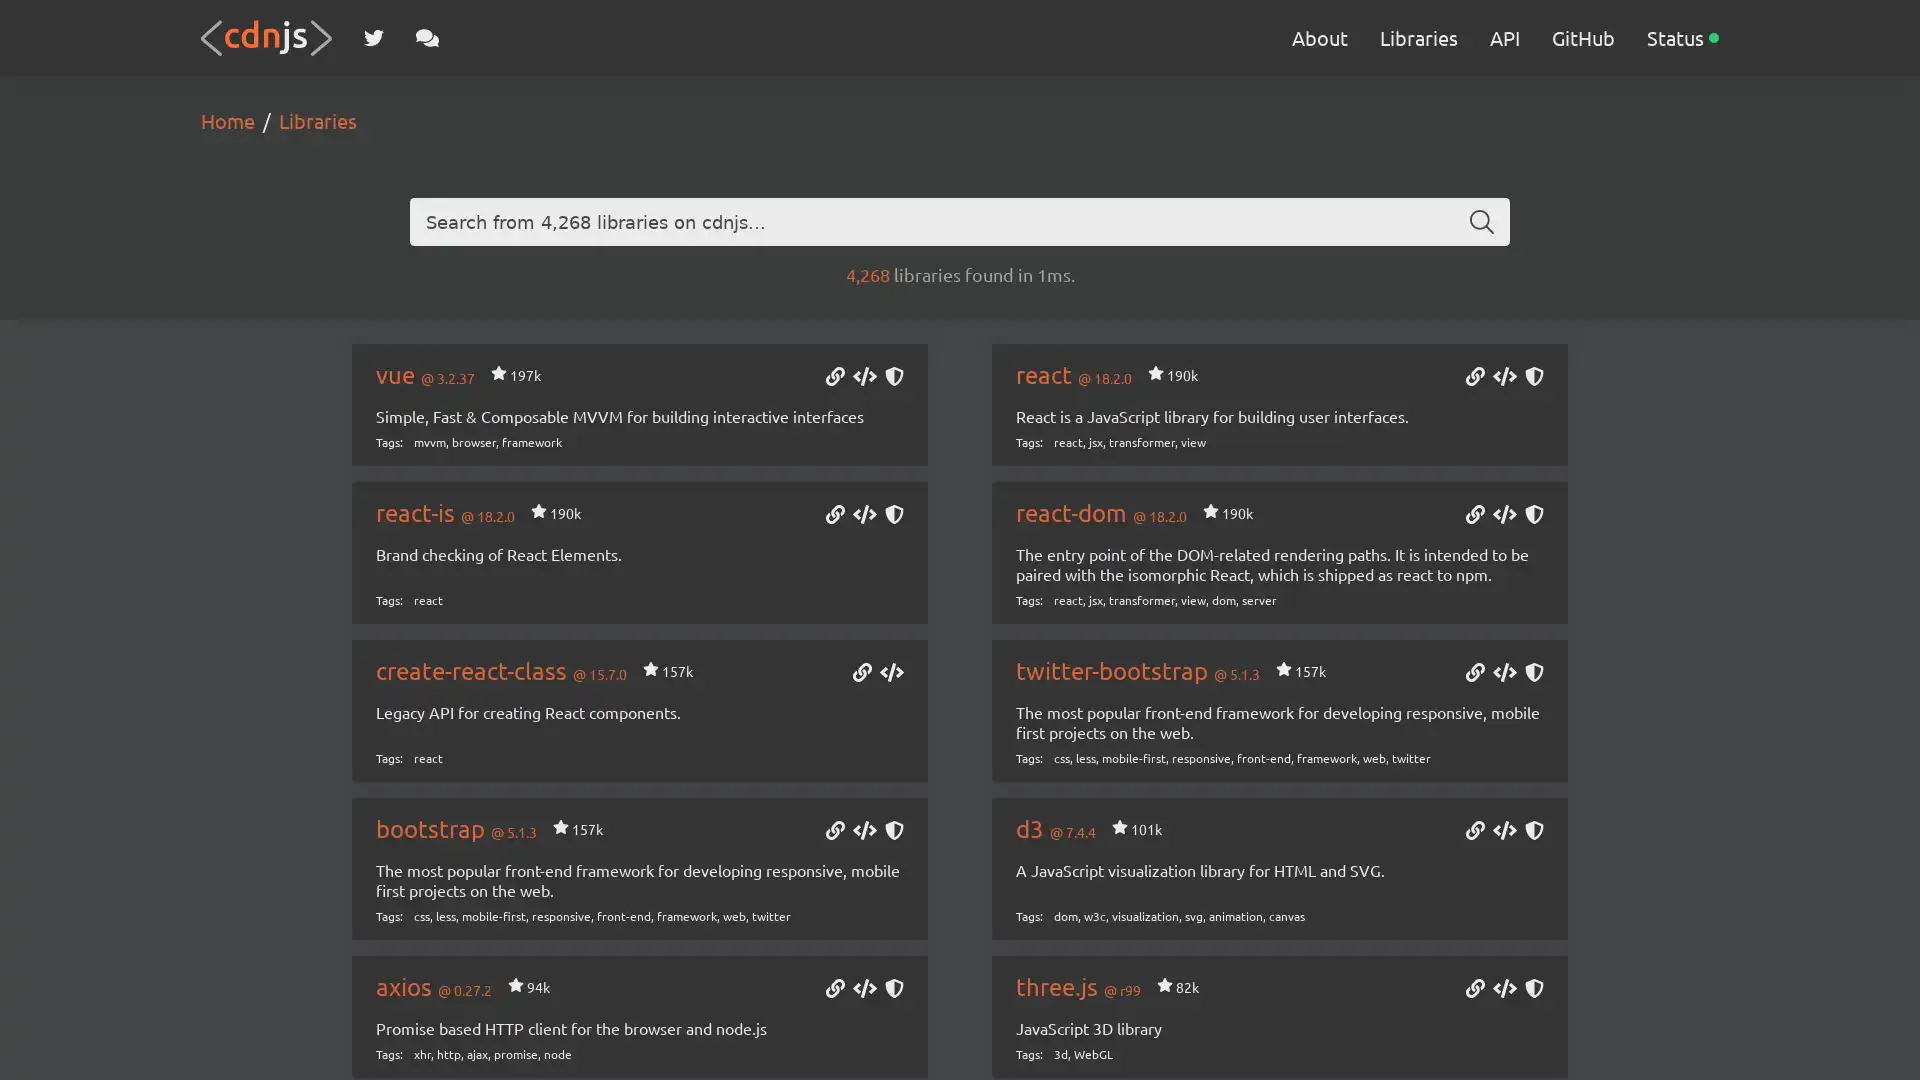  Describe the element at coordinates (864, 990) in the screenshot. I see `Copy Script Tag` at that location.